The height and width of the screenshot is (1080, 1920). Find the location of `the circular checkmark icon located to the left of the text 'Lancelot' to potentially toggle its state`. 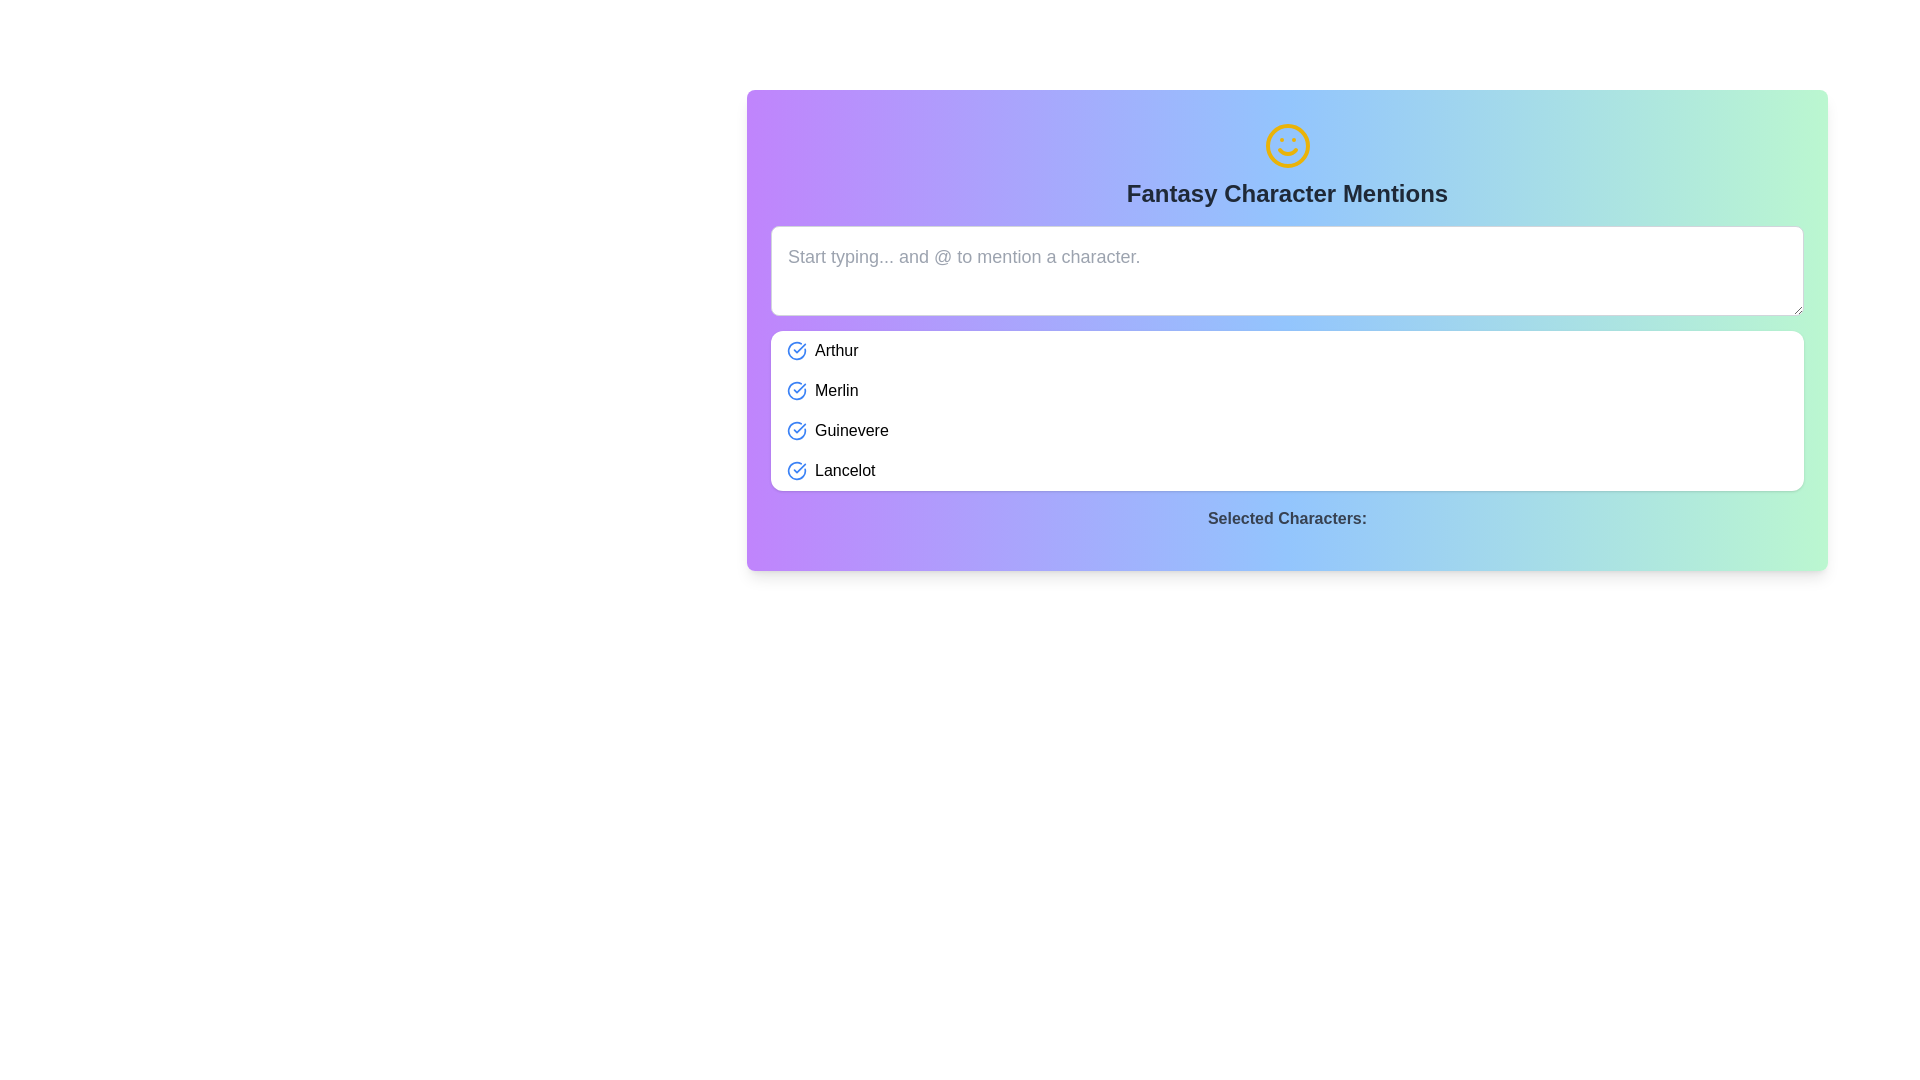

the circular checkmark icon located to the left of the text 'Lancelot' to potentially toggle its state is located at coordinates (795, 470).